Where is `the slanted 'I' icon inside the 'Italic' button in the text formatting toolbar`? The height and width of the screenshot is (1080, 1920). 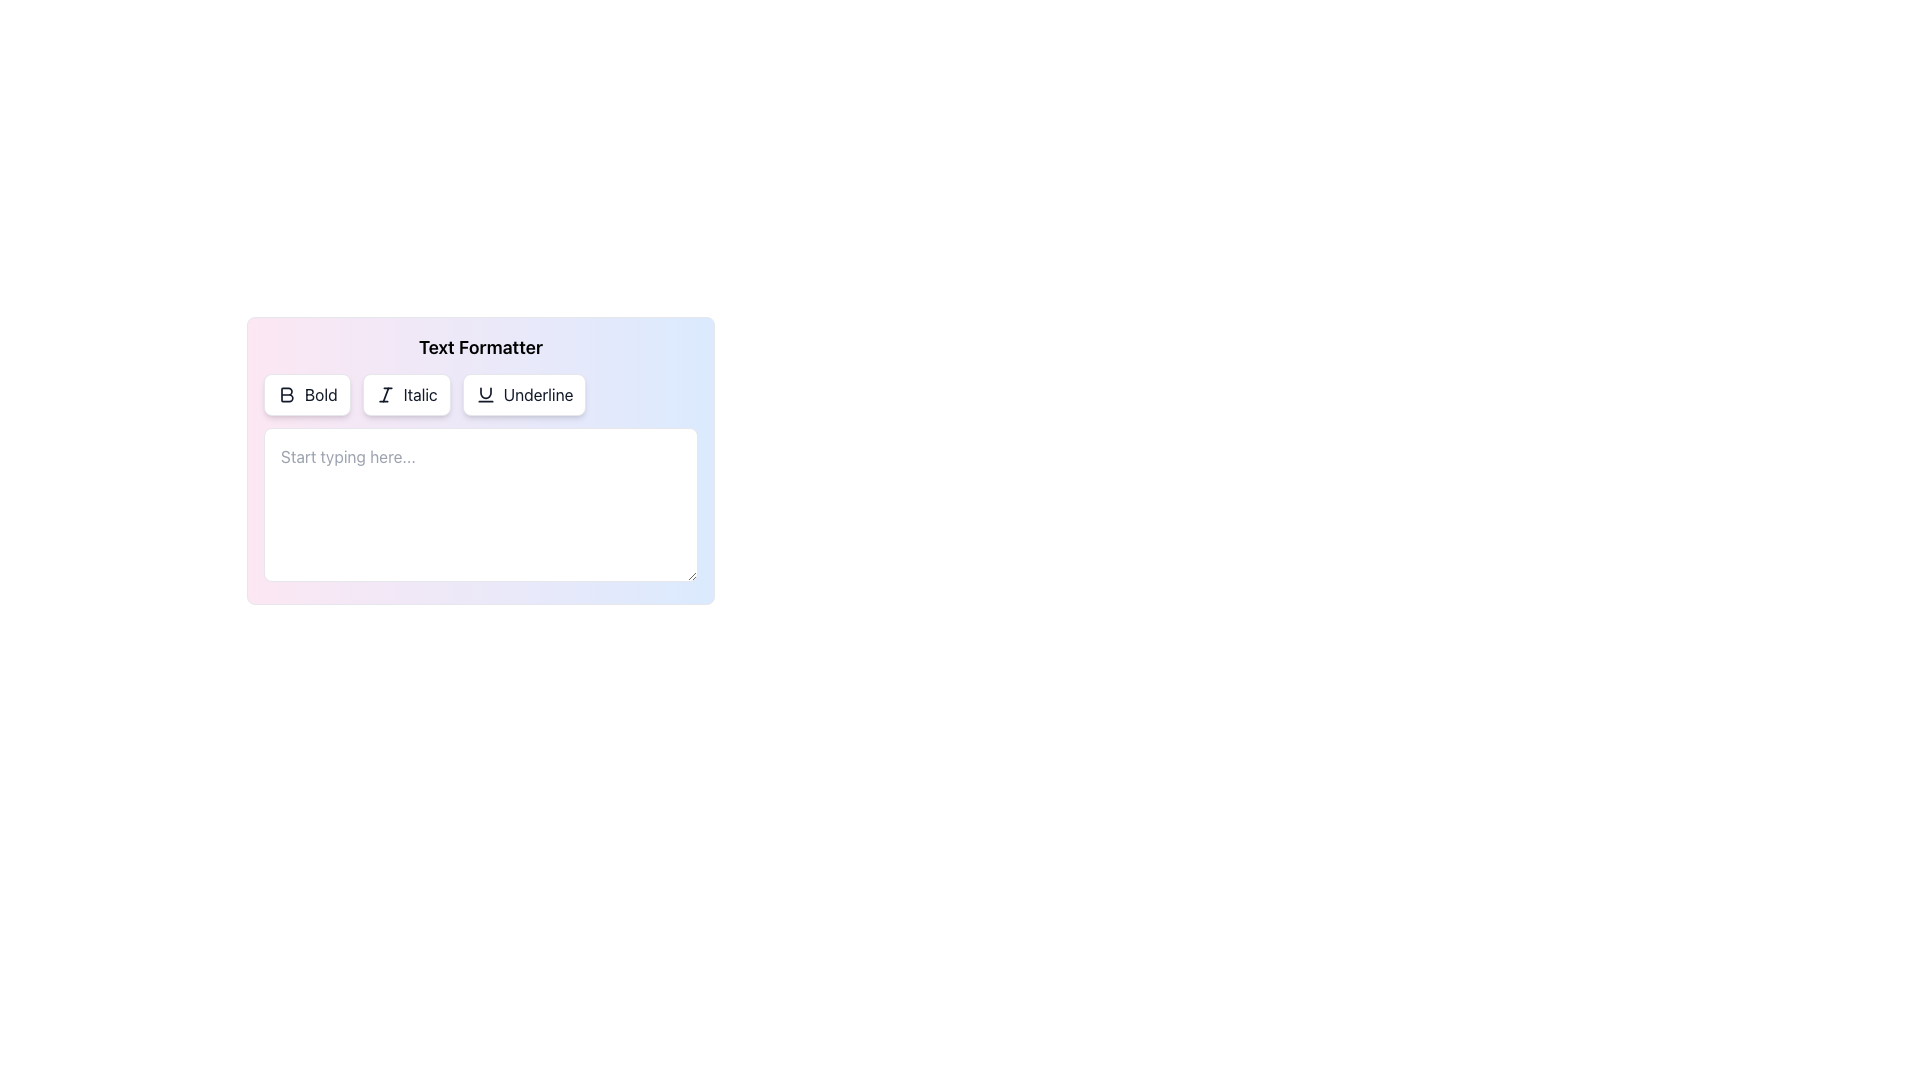
the slanted 'I' icon inside the 'Italic' button in the text formatting toolbar is located at coordinates (385, 394).